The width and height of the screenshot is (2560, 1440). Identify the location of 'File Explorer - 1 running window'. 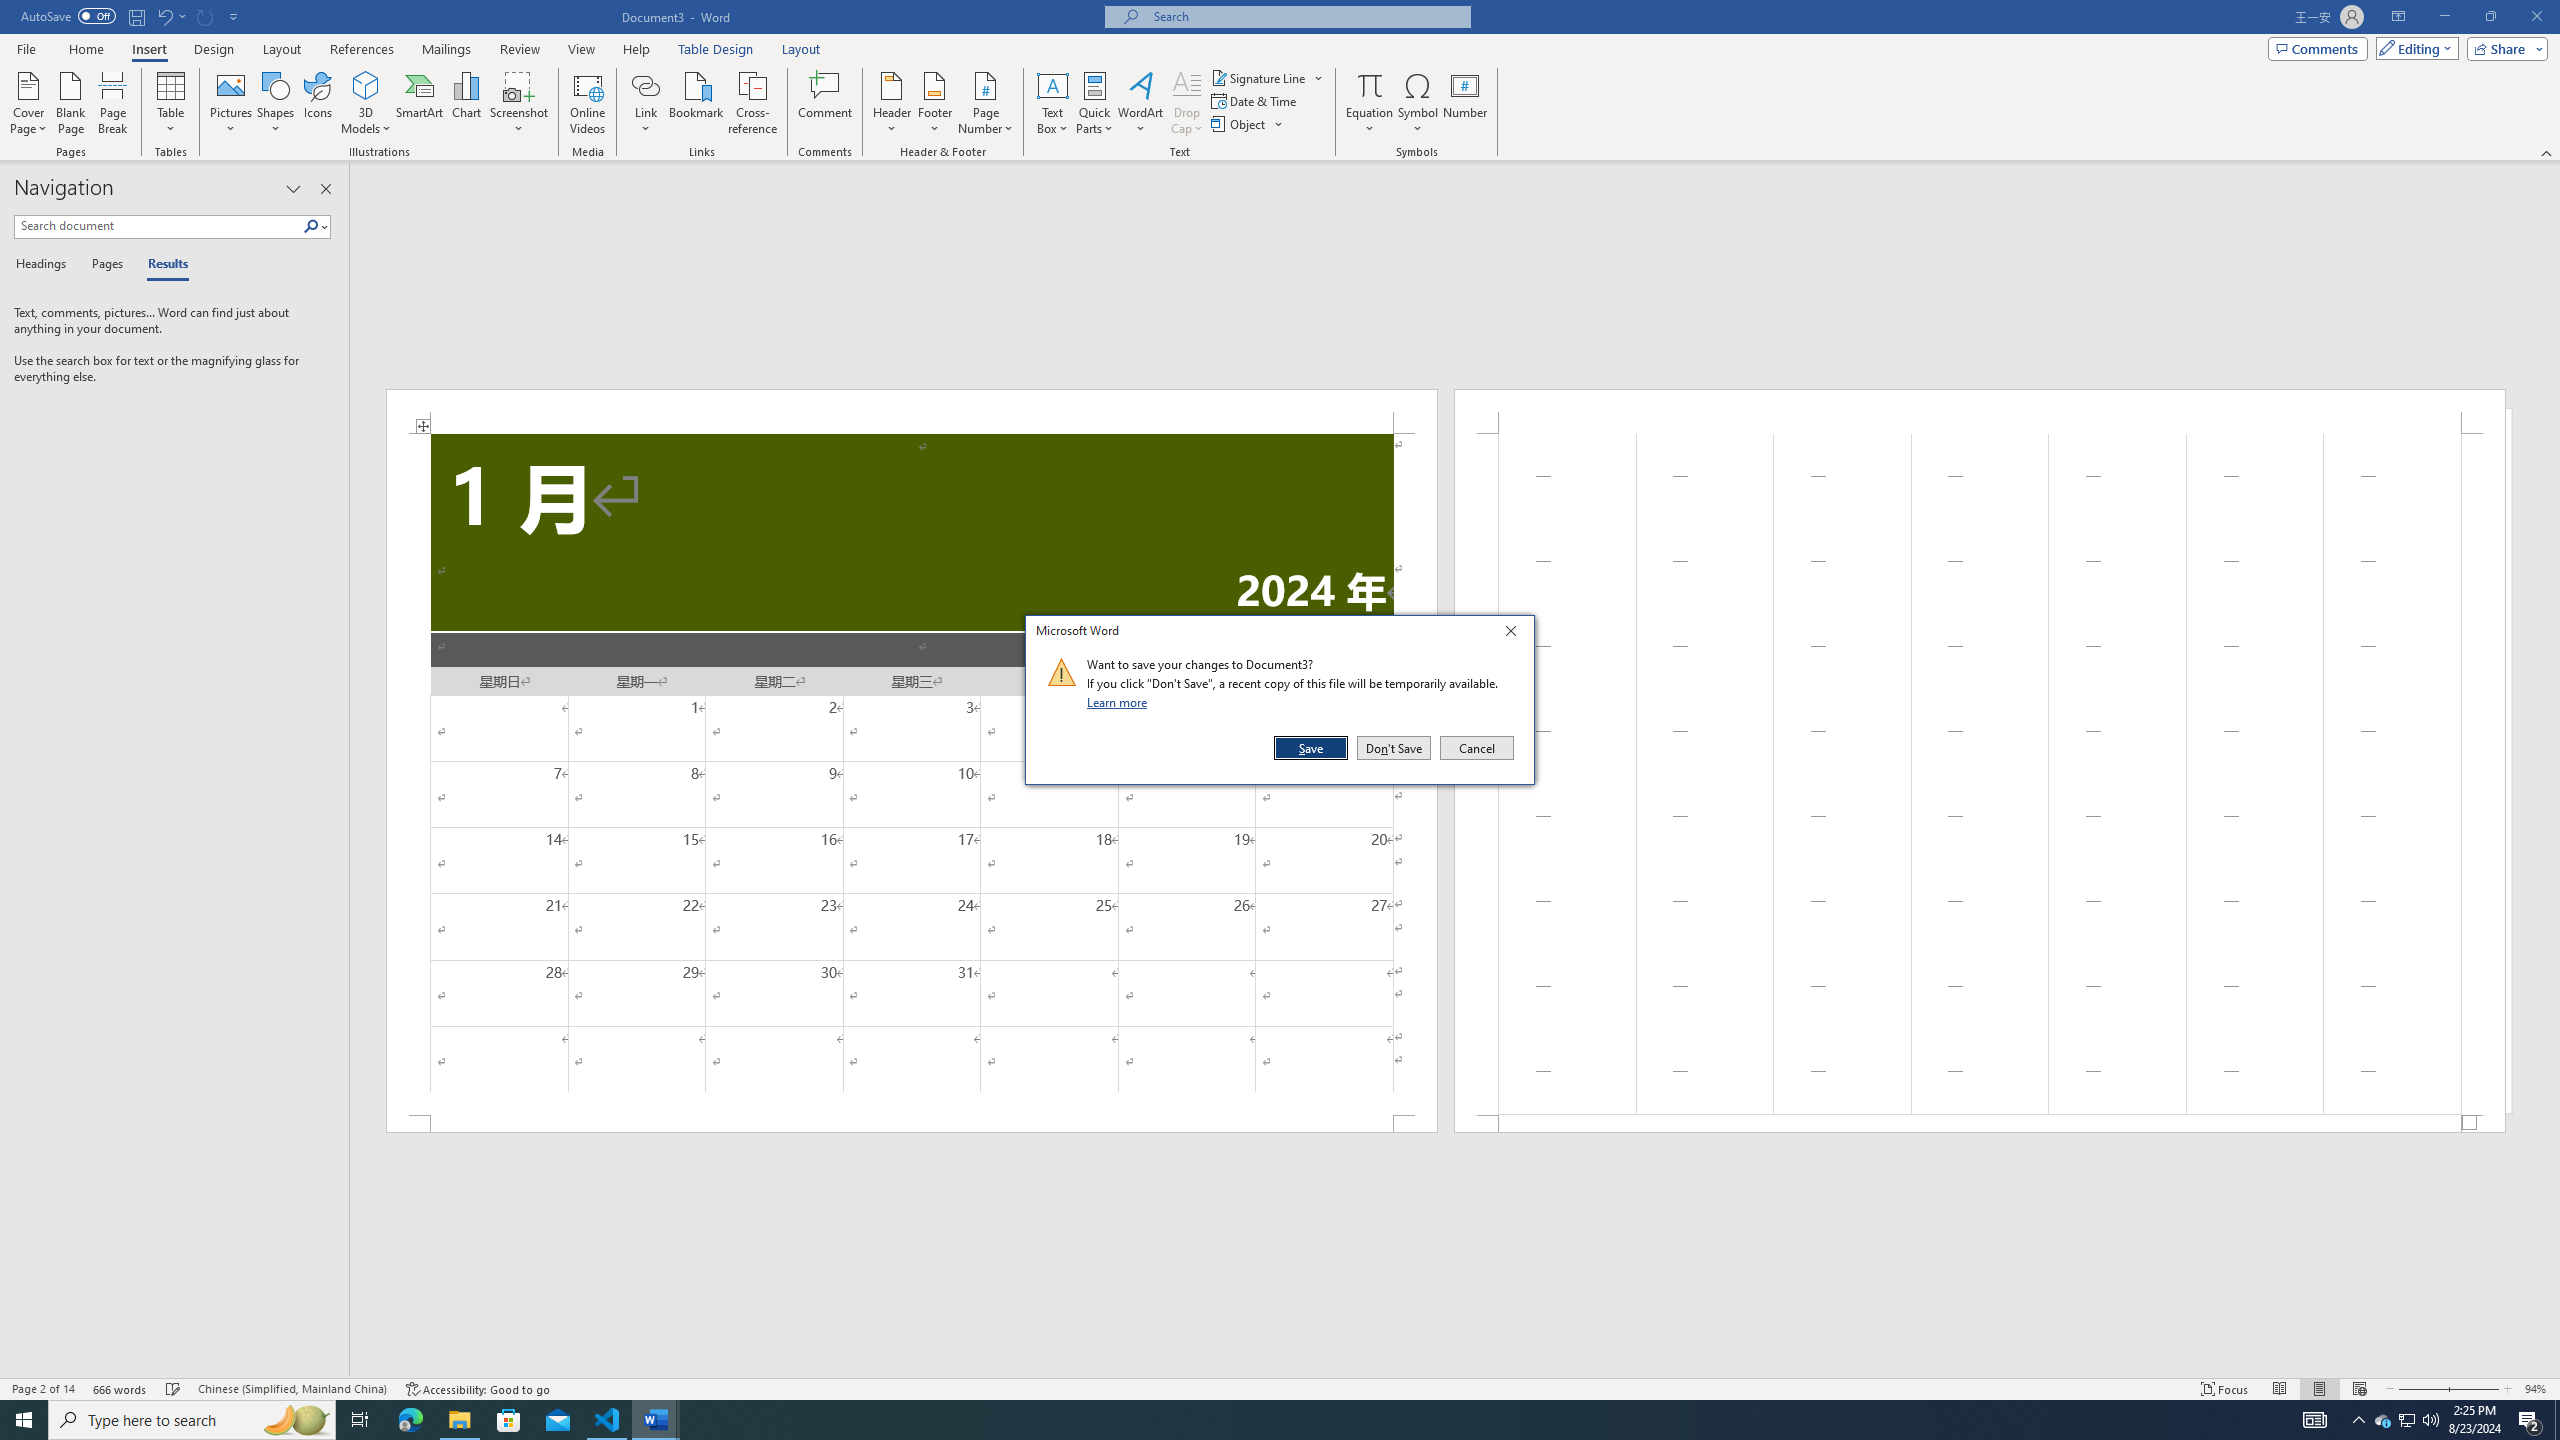
(458, 1418).